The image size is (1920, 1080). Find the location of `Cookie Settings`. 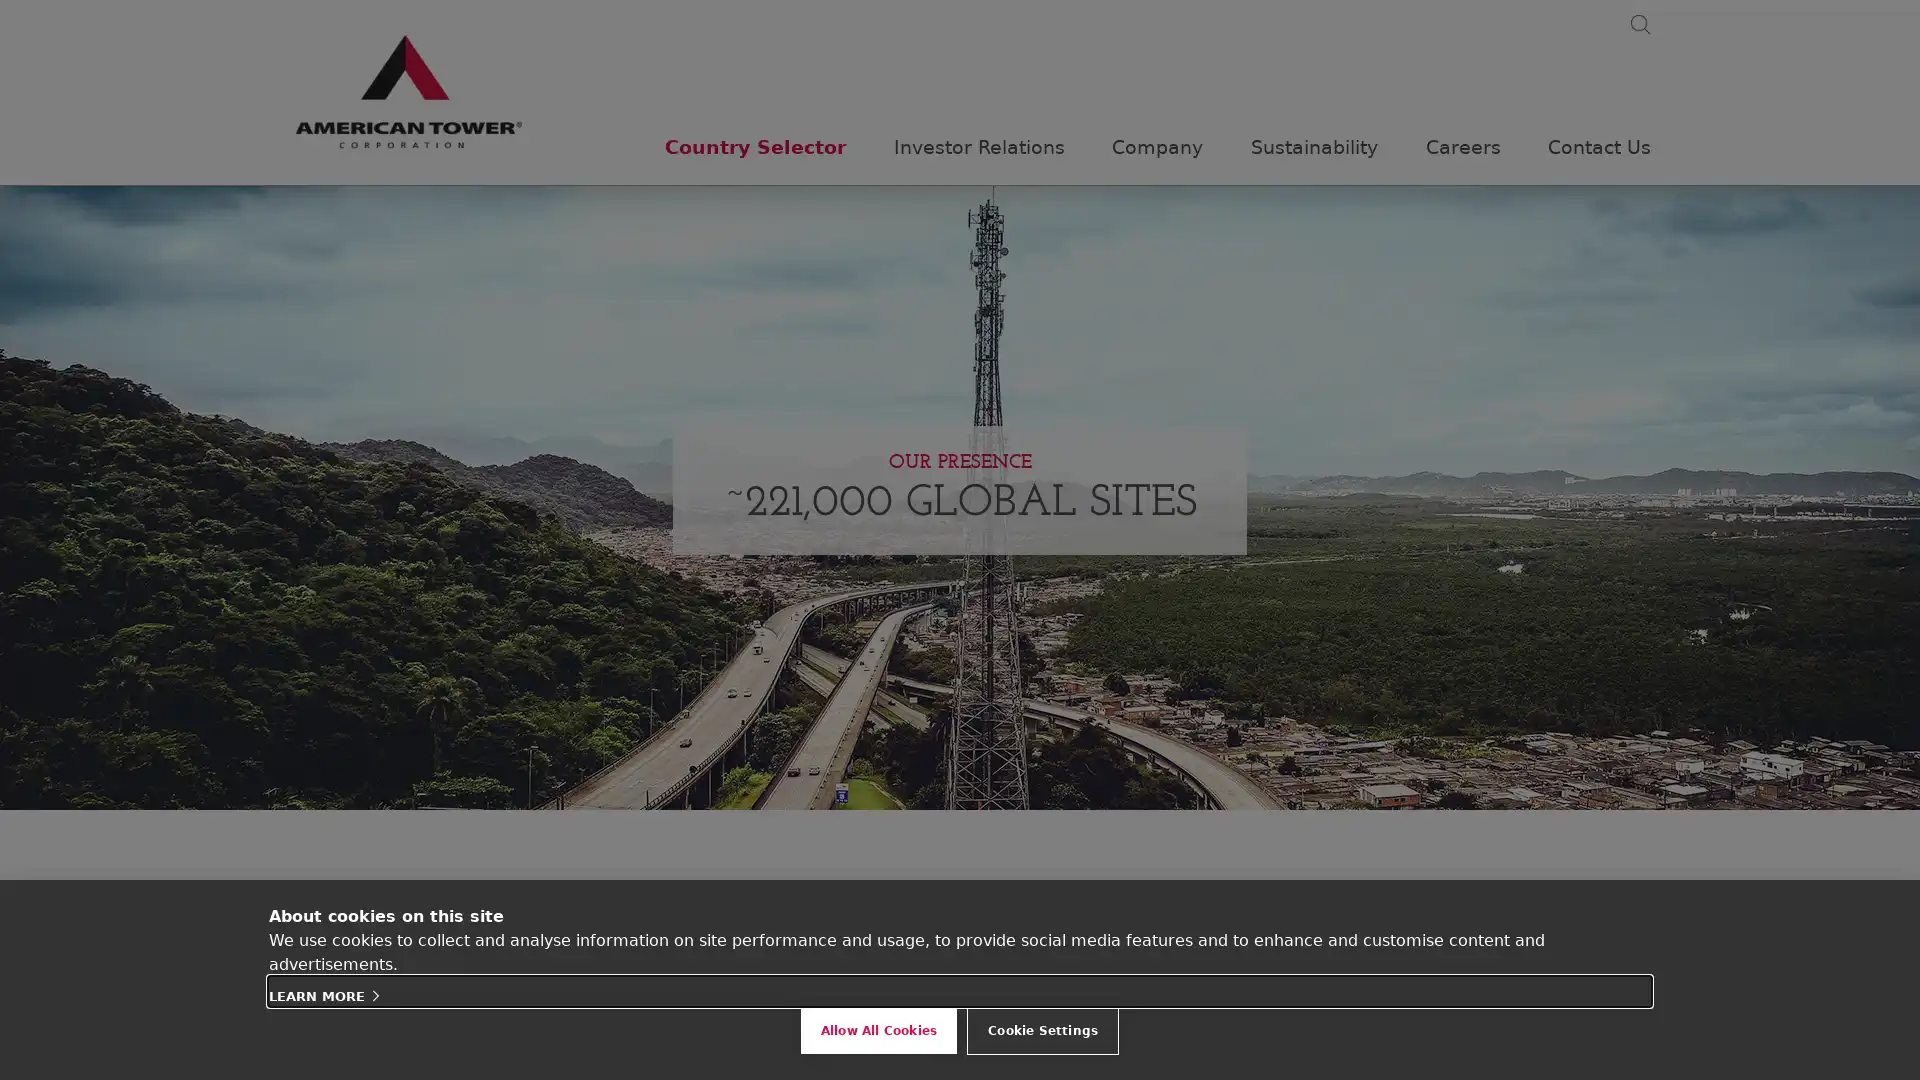

Cookie Settings is located at coordinates (1041, 1030).